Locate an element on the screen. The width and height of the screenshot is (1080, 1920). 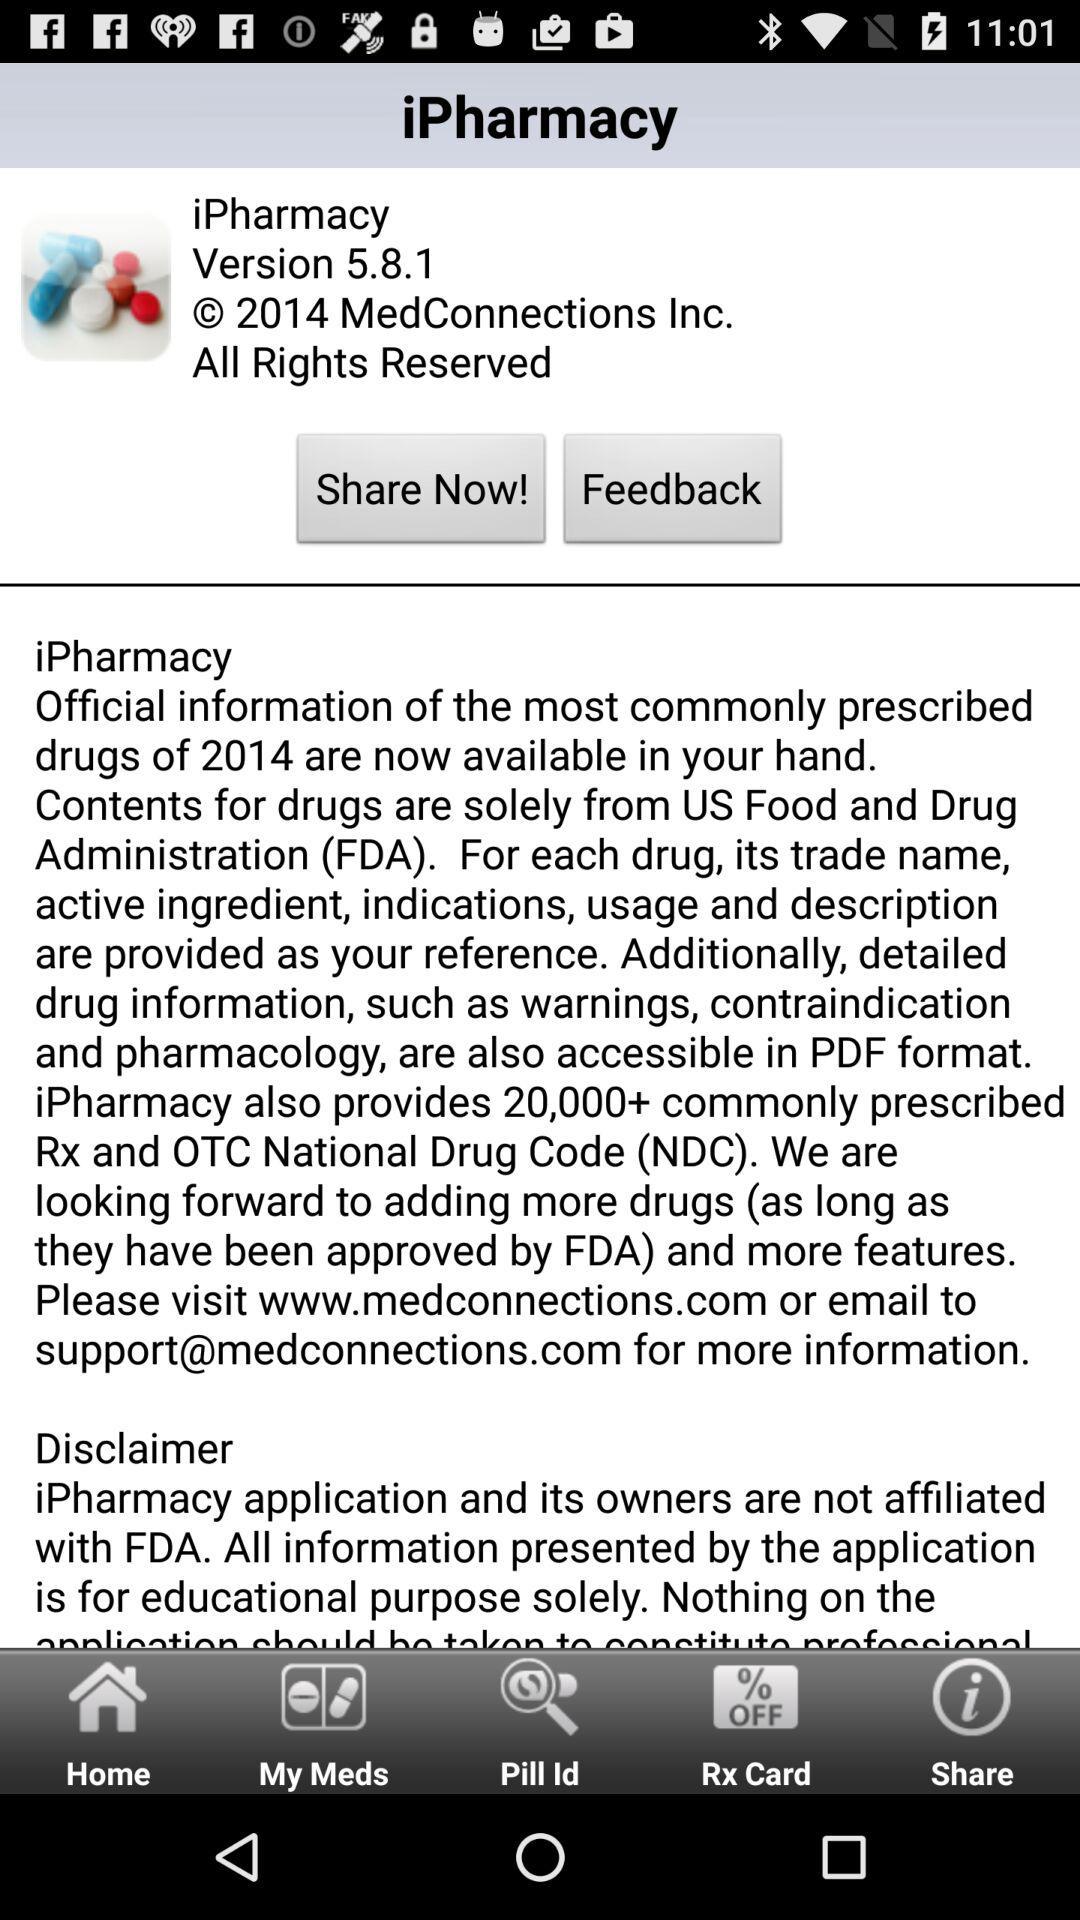
share is located at coordinates (971, 1720).